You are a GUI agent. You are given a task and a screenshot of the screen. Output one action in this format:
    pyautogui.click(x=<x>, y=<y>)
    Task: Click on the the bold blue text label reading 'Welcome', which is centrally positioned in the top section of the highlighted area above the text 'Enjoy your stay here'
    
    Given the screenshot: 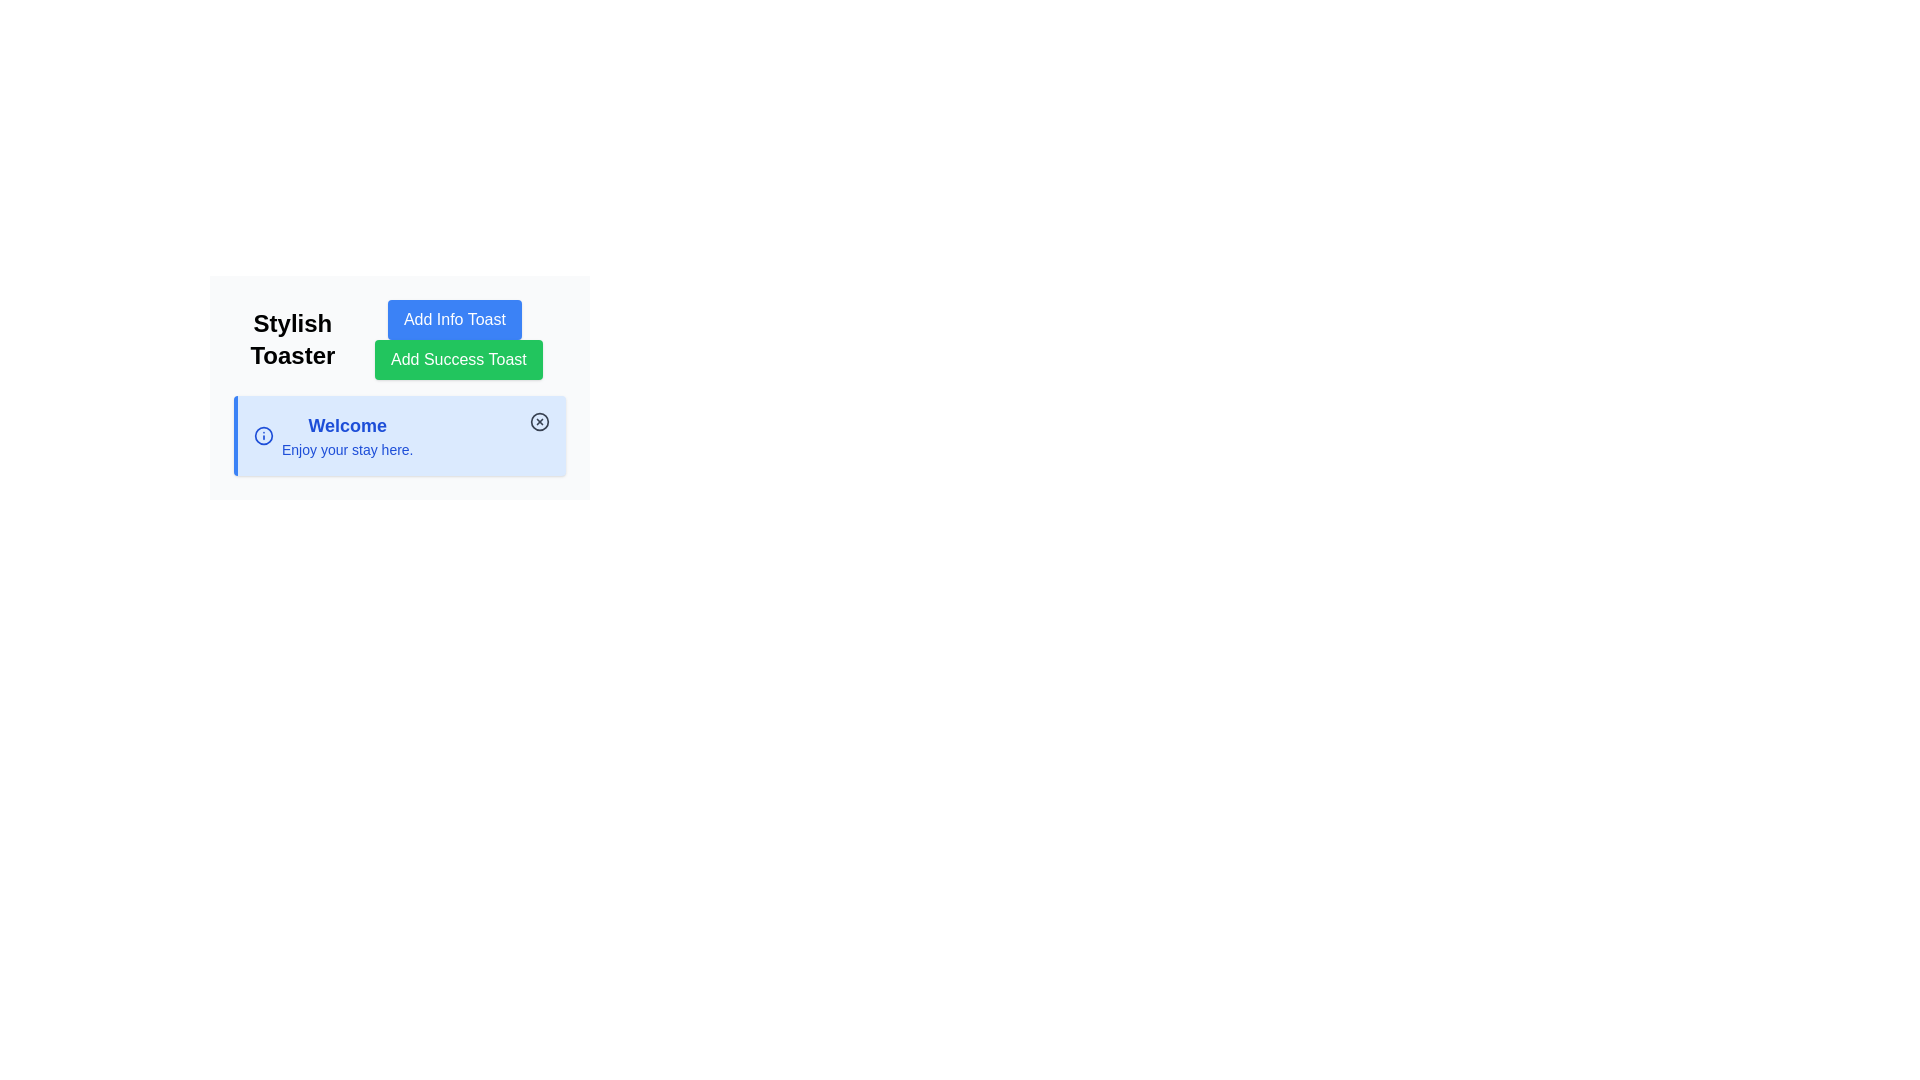 What is the action you would take?
    pyautogui.click(x=347, y=424)
    